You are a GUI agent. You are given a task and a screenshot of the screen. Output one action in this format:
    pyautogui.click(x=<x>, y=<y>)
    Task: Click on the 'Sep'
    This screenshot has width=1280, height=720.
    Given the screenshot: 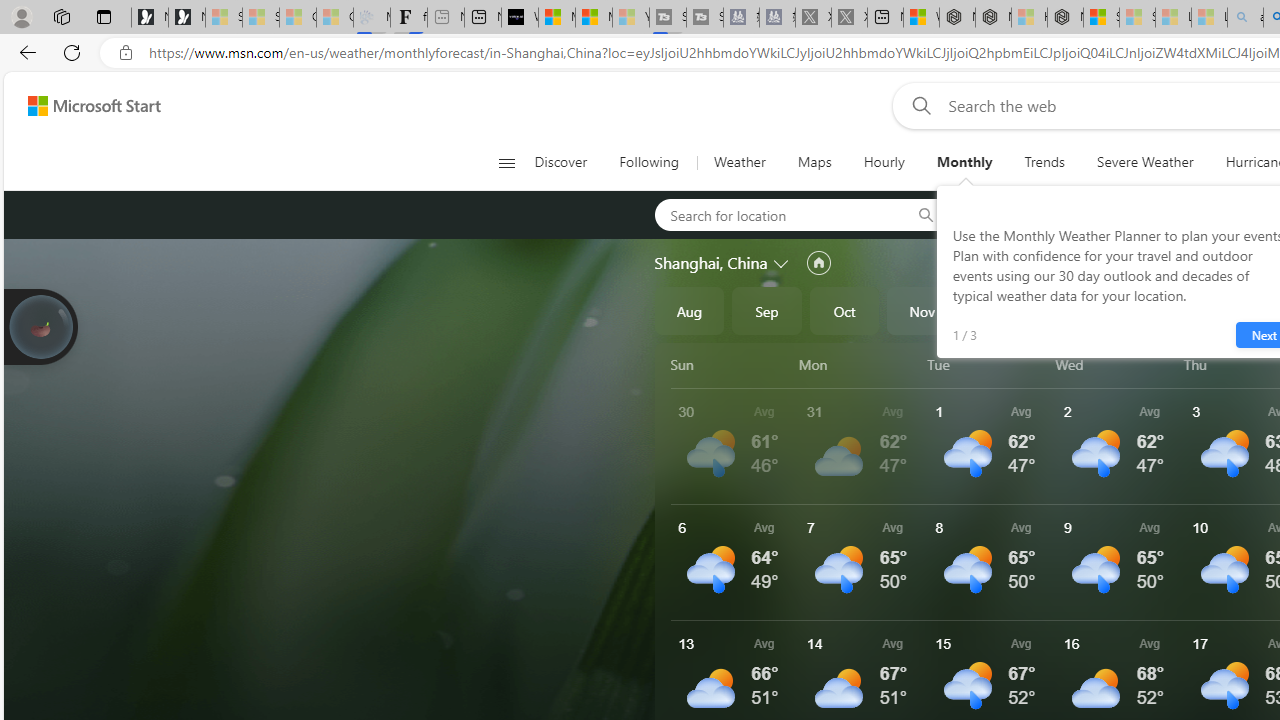 What is the action you would take?
    pyautogui.click(x=766, y=311)
    